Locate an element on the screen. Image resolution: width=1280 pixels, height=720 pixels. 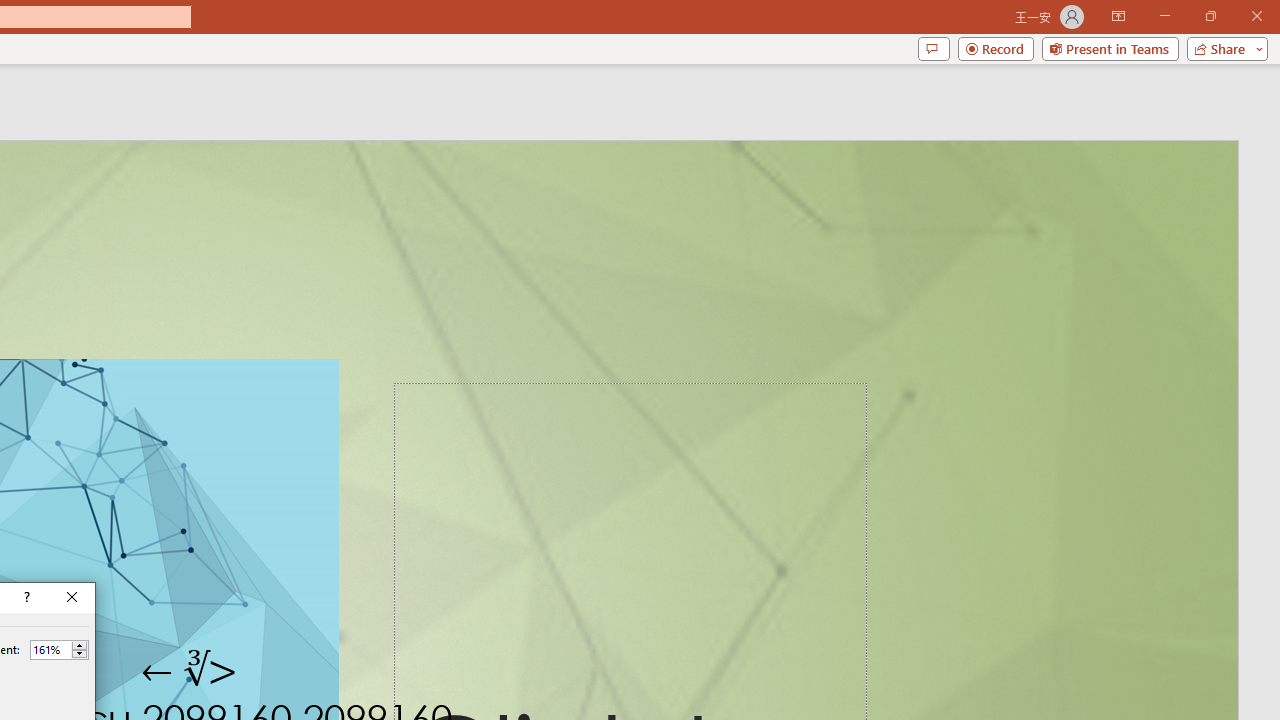
'Context help' is located at coordinates (25, 596).